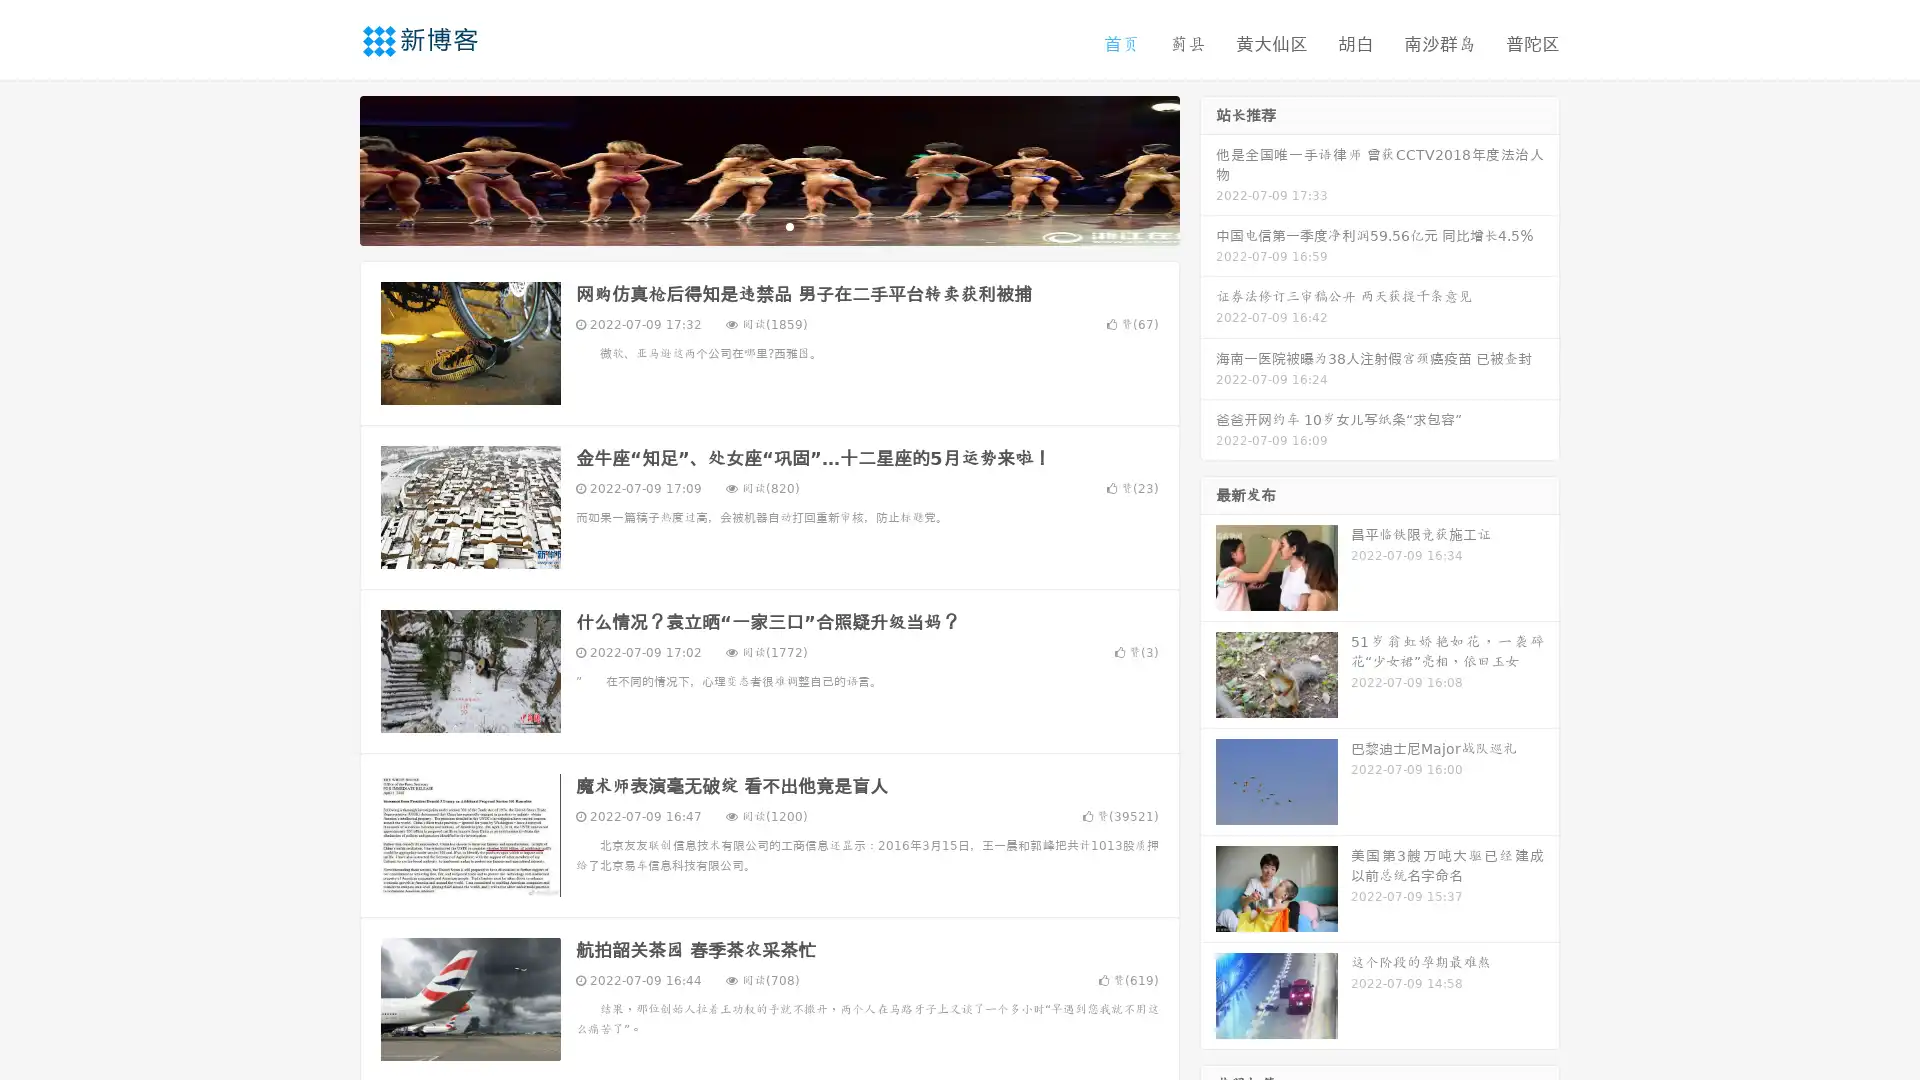 This screenshot has height=1080, width=1920. What do you see at coordinates (748, 225) in the screenshot?
I see `Go to slide 1` at bounding box center [748, 225].